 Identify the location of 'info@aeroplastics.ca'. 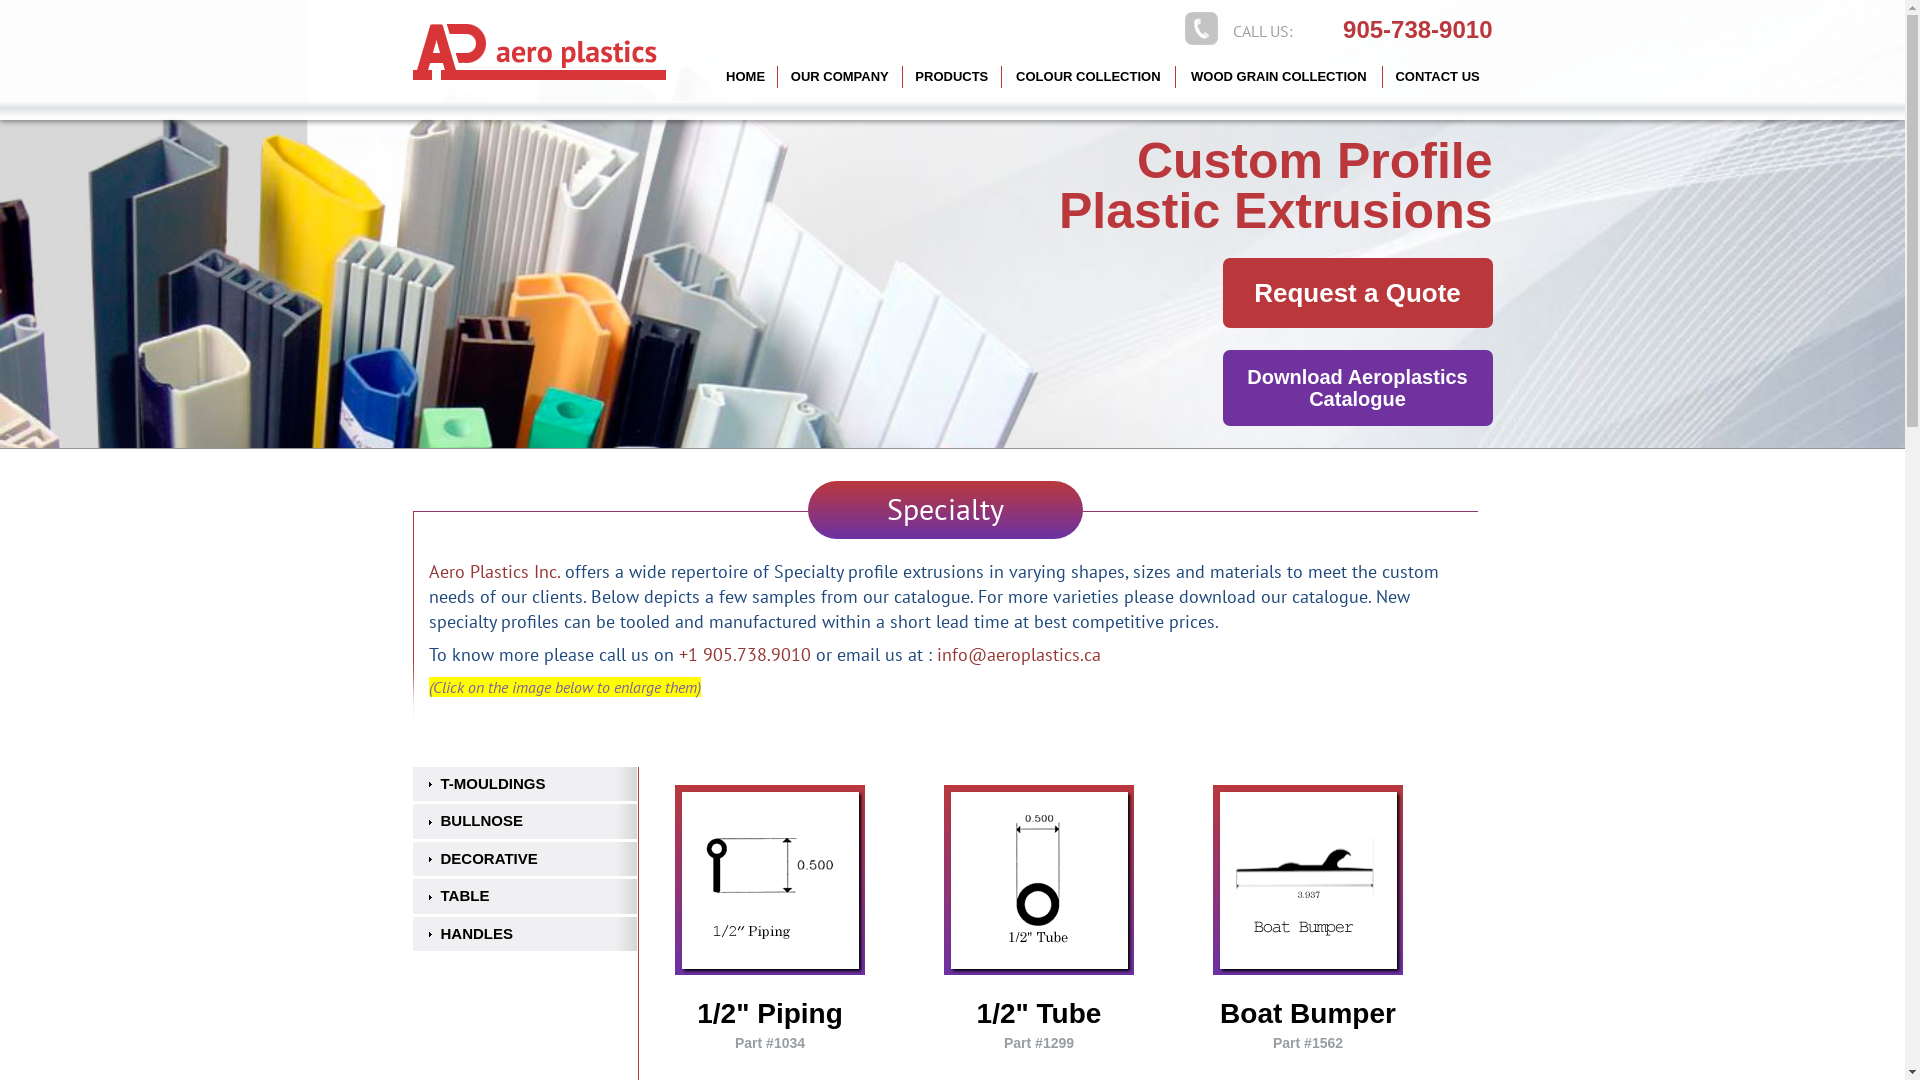
(1017, 654).